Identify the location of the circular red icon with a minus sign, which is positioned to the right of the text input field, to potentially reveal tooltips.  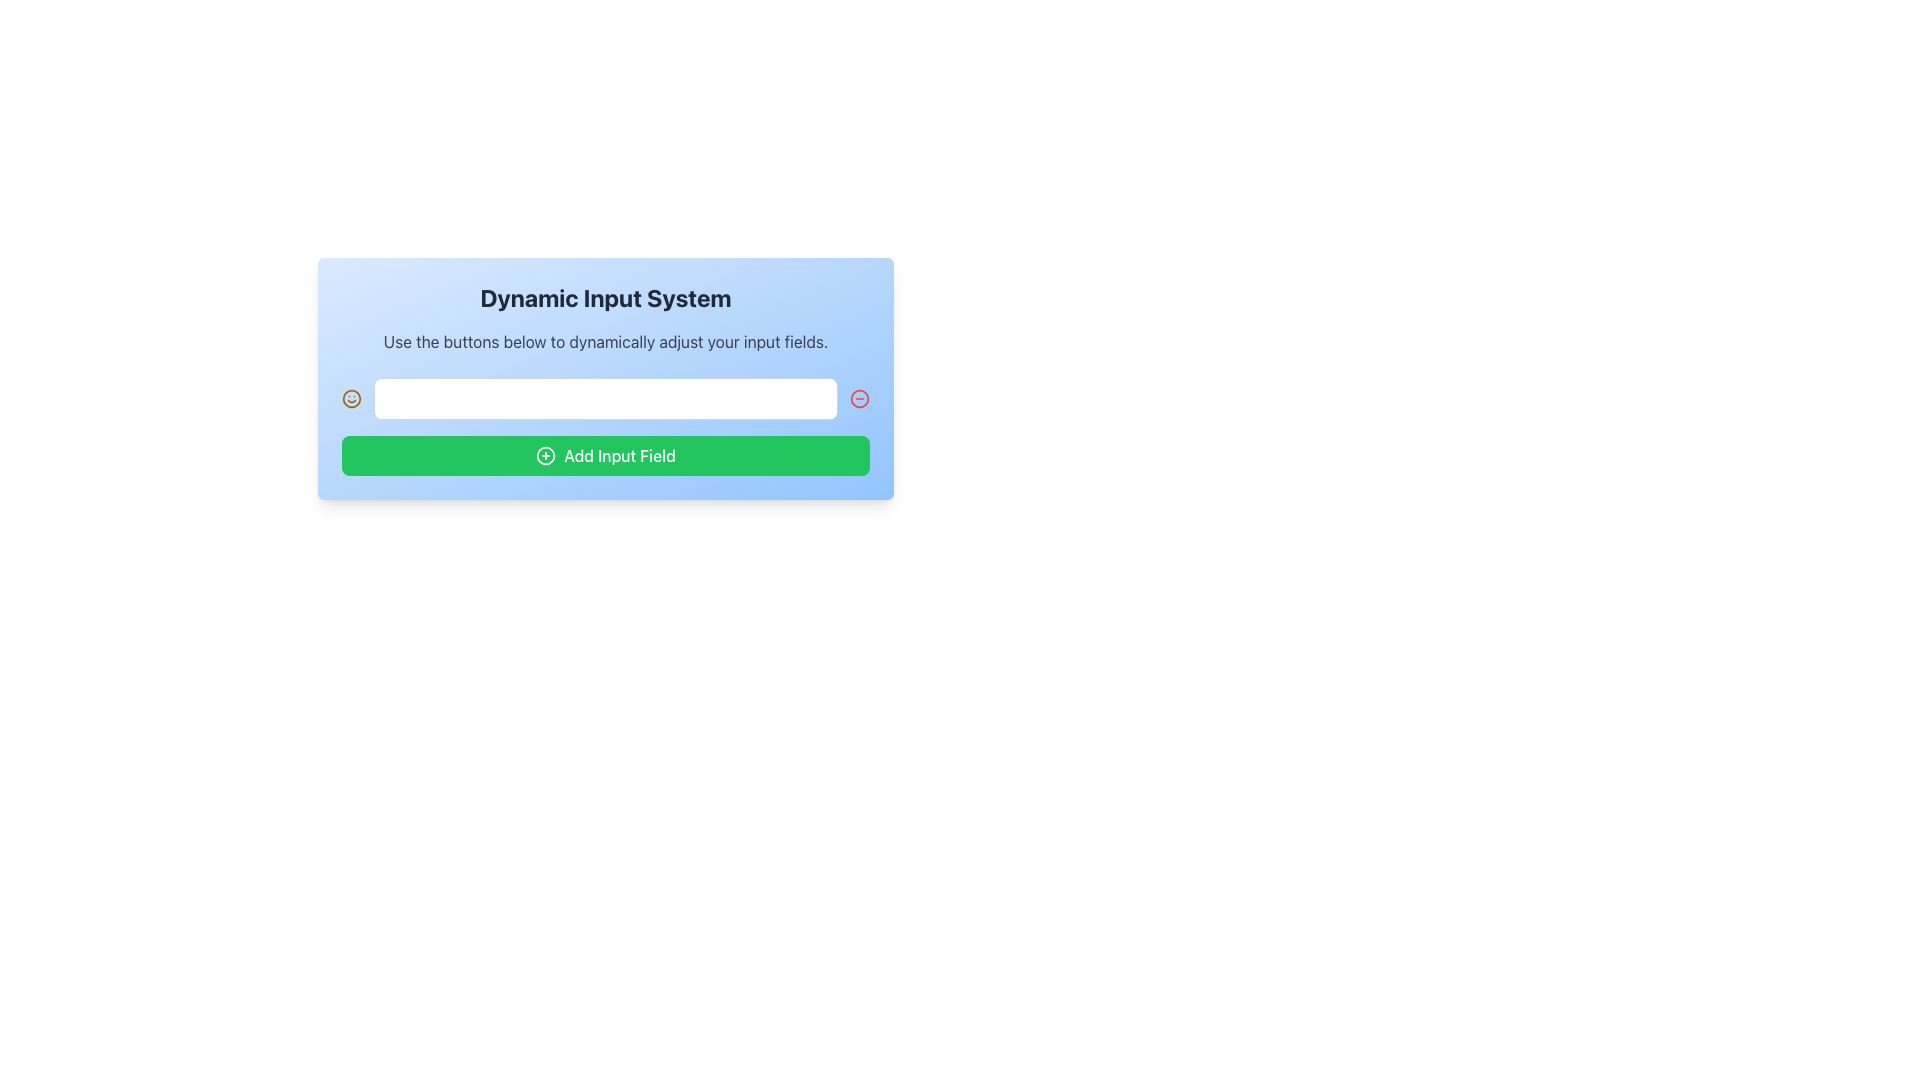
(859, 398).